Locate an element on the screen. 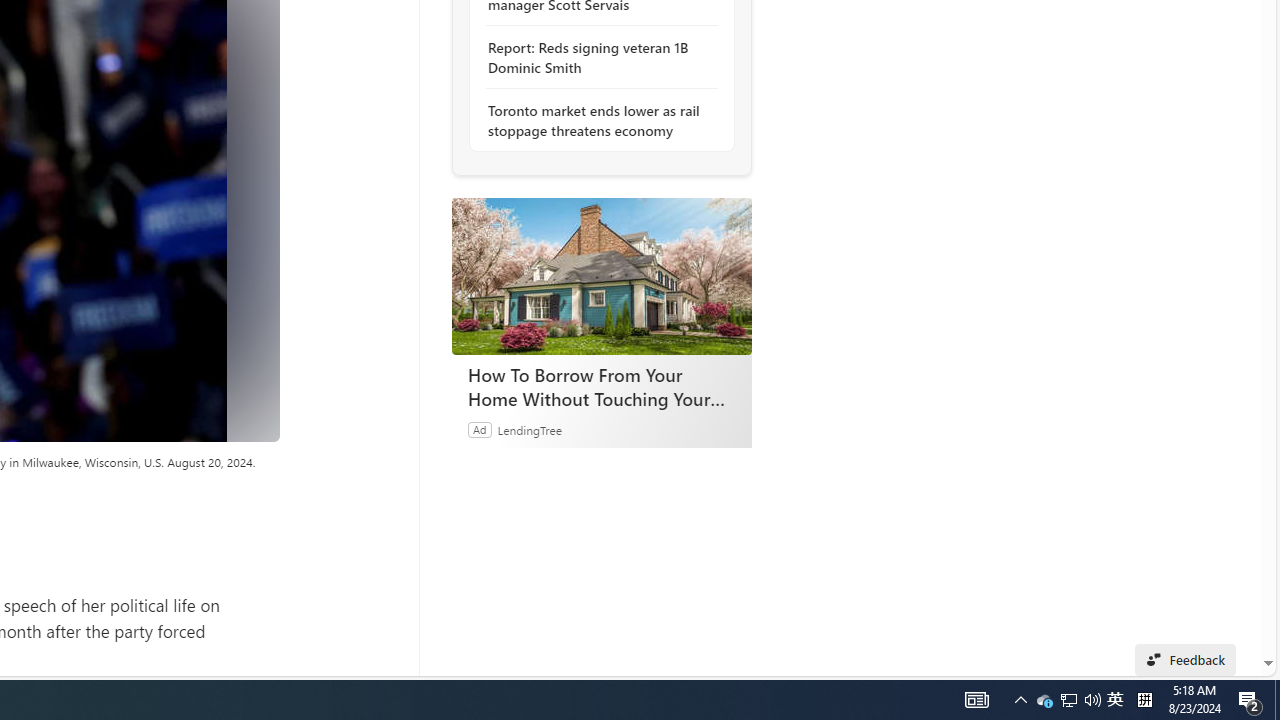 This screenshot has width=1280, height=720. 'LendingTree' is located at coordinates (529, 428).